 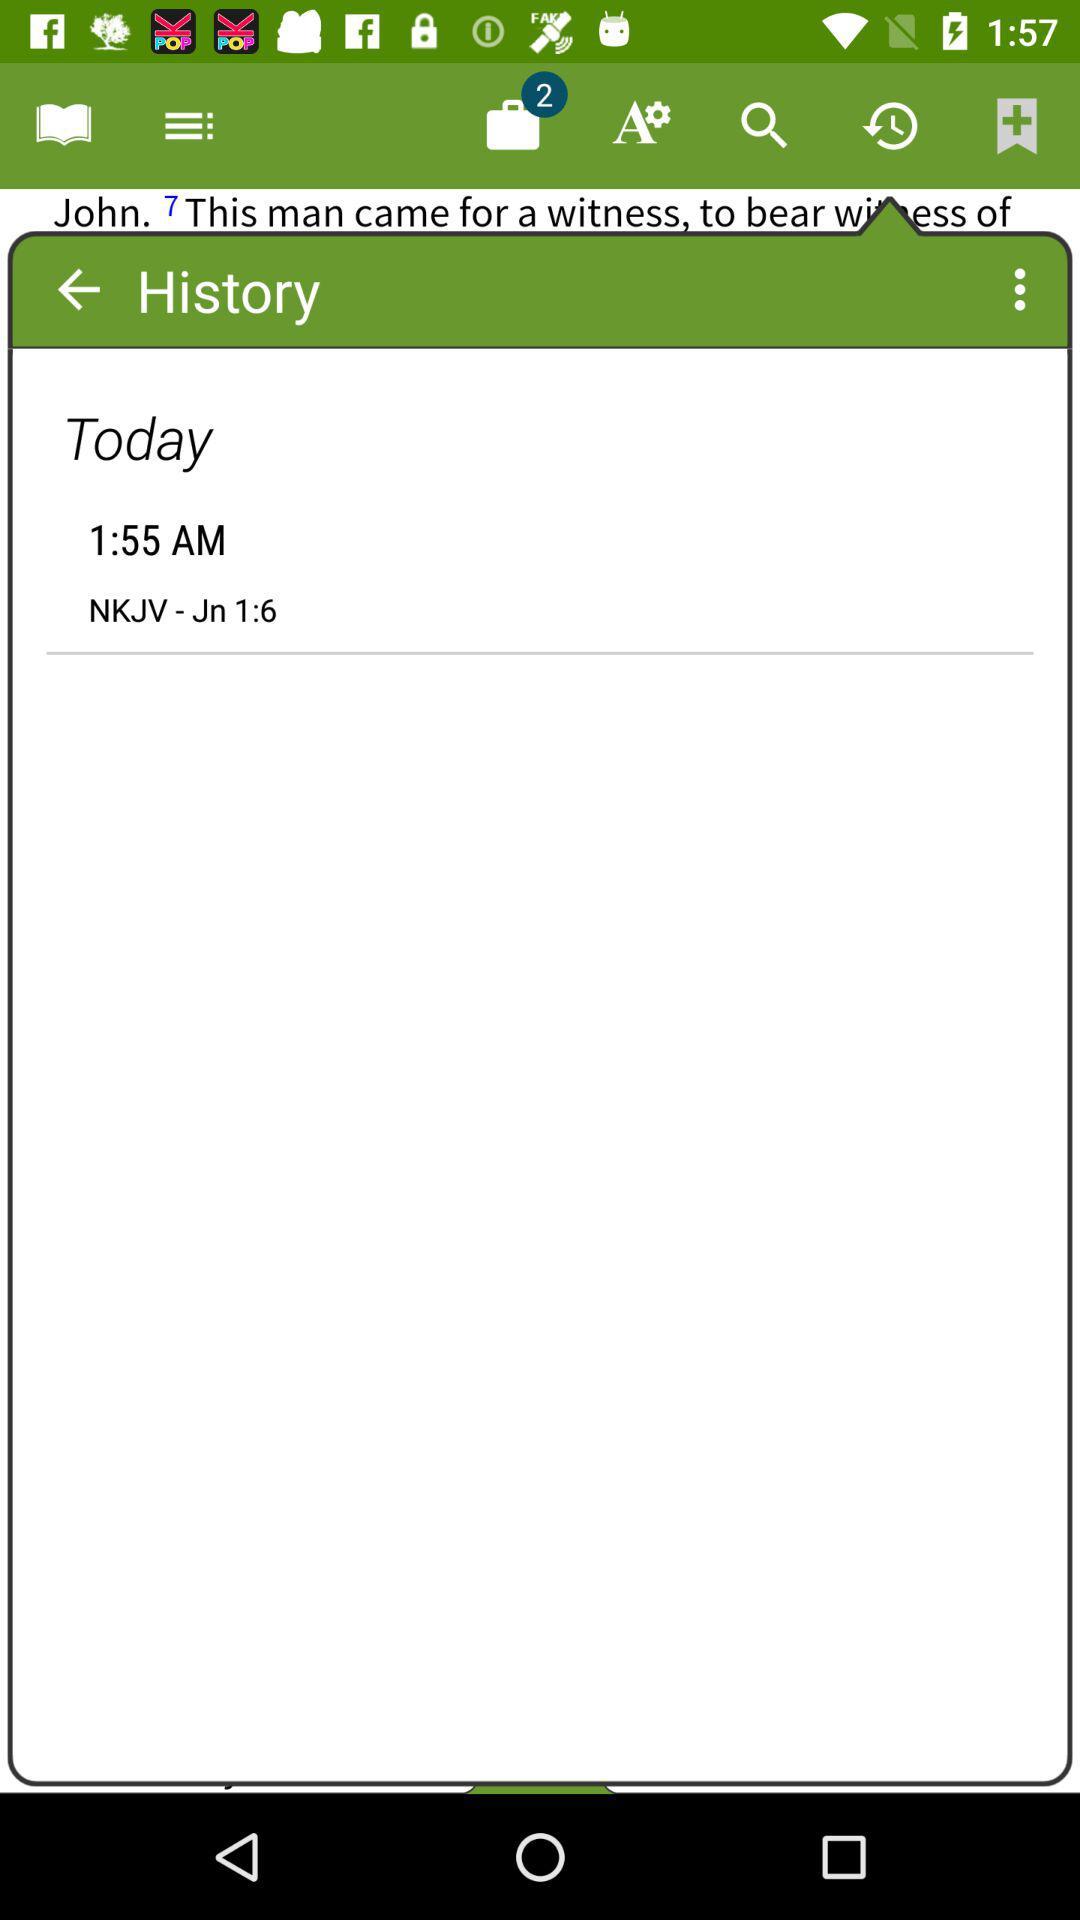 I want to click on the icon on right side of numeric 2, so click(x=639, y=124).